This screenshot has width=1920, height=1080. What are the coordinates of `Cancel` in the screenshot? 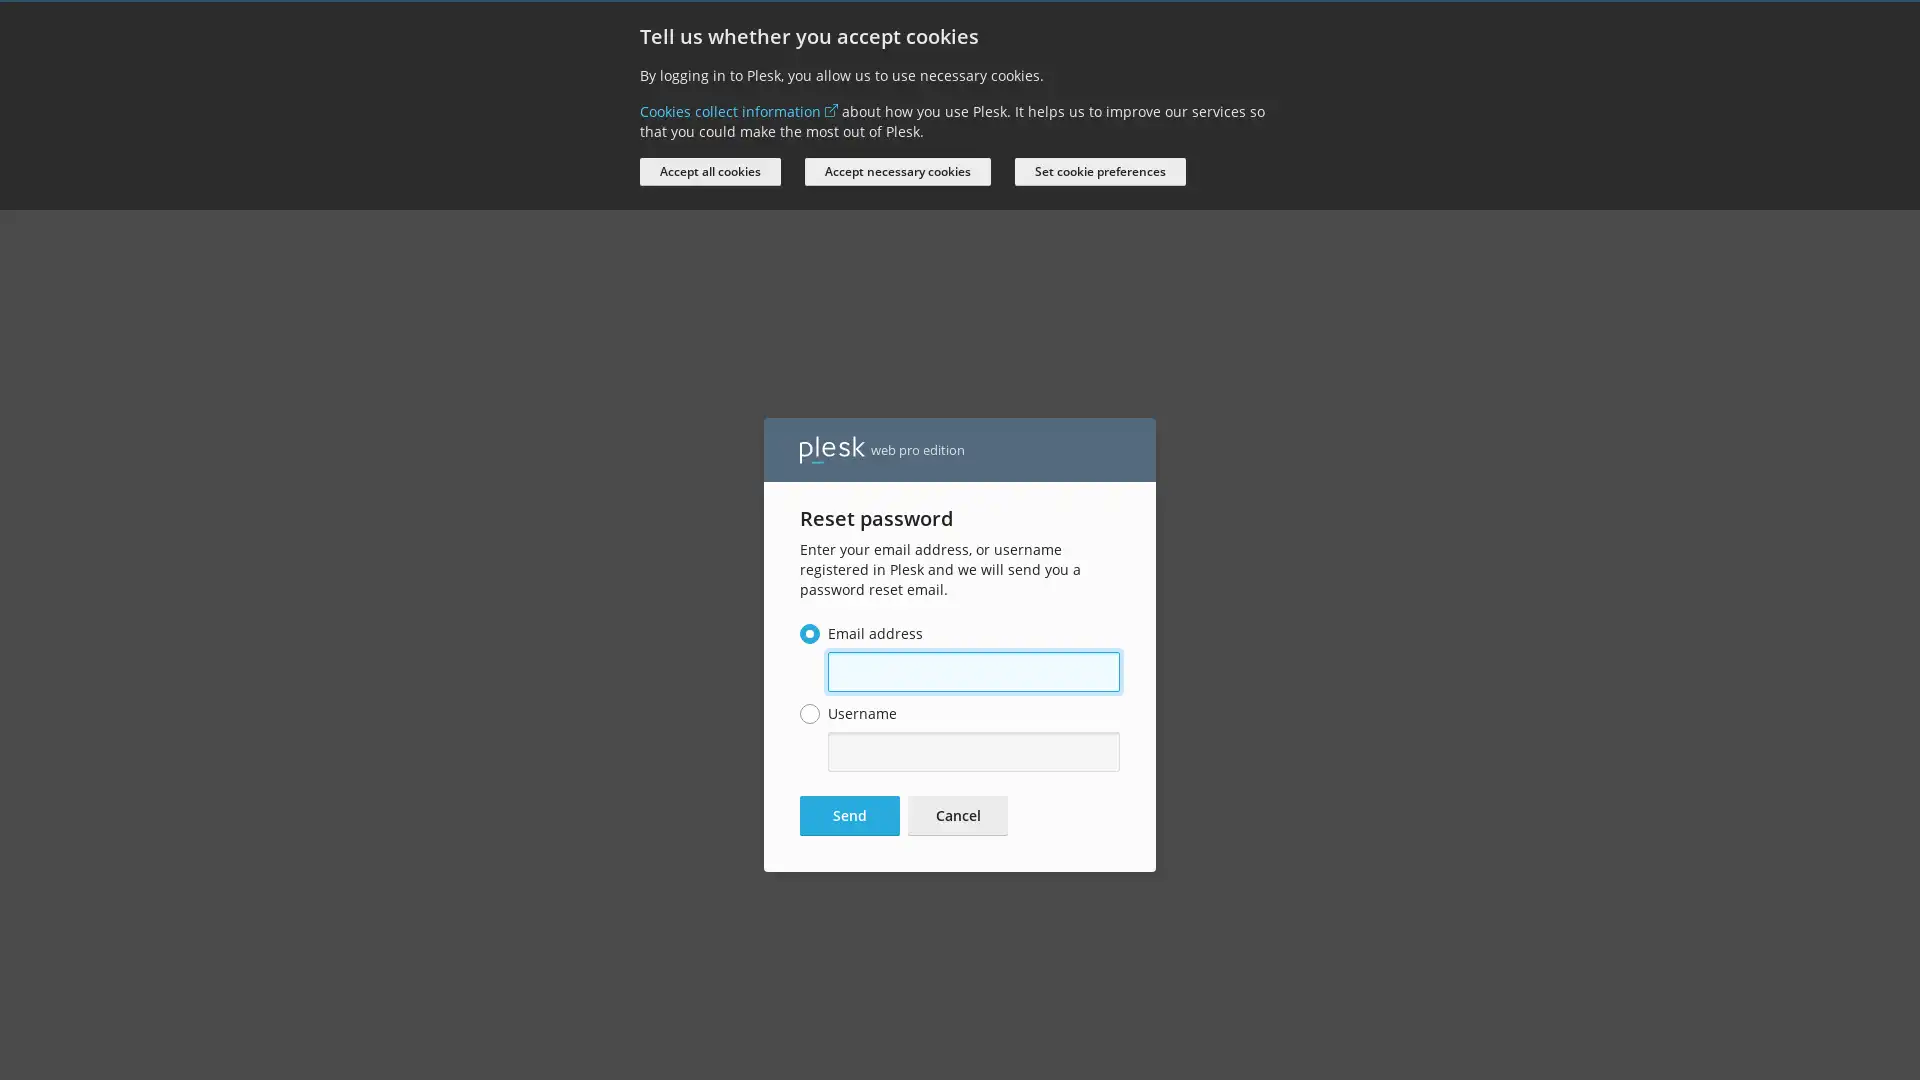 It's located at (957, 816).